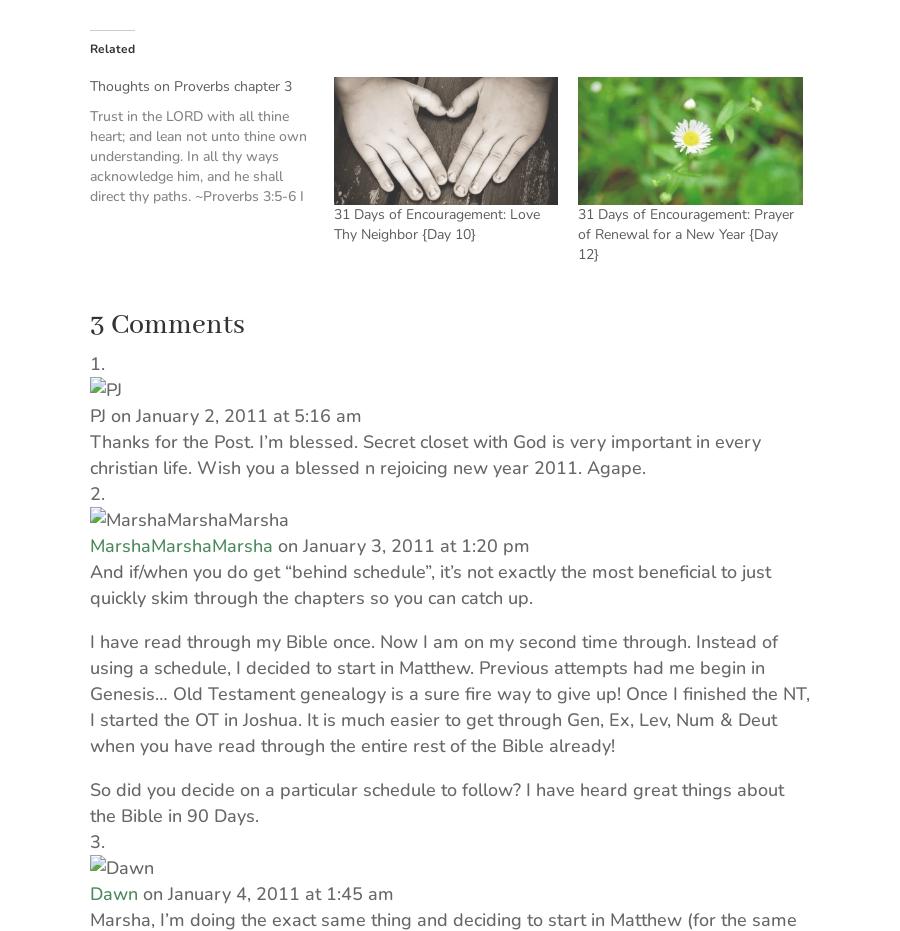  What do you see at coordinates (181, 545) in the screenshot?
I see `'MarshaMarshaMarsha'` at bounding box center [181, 545].